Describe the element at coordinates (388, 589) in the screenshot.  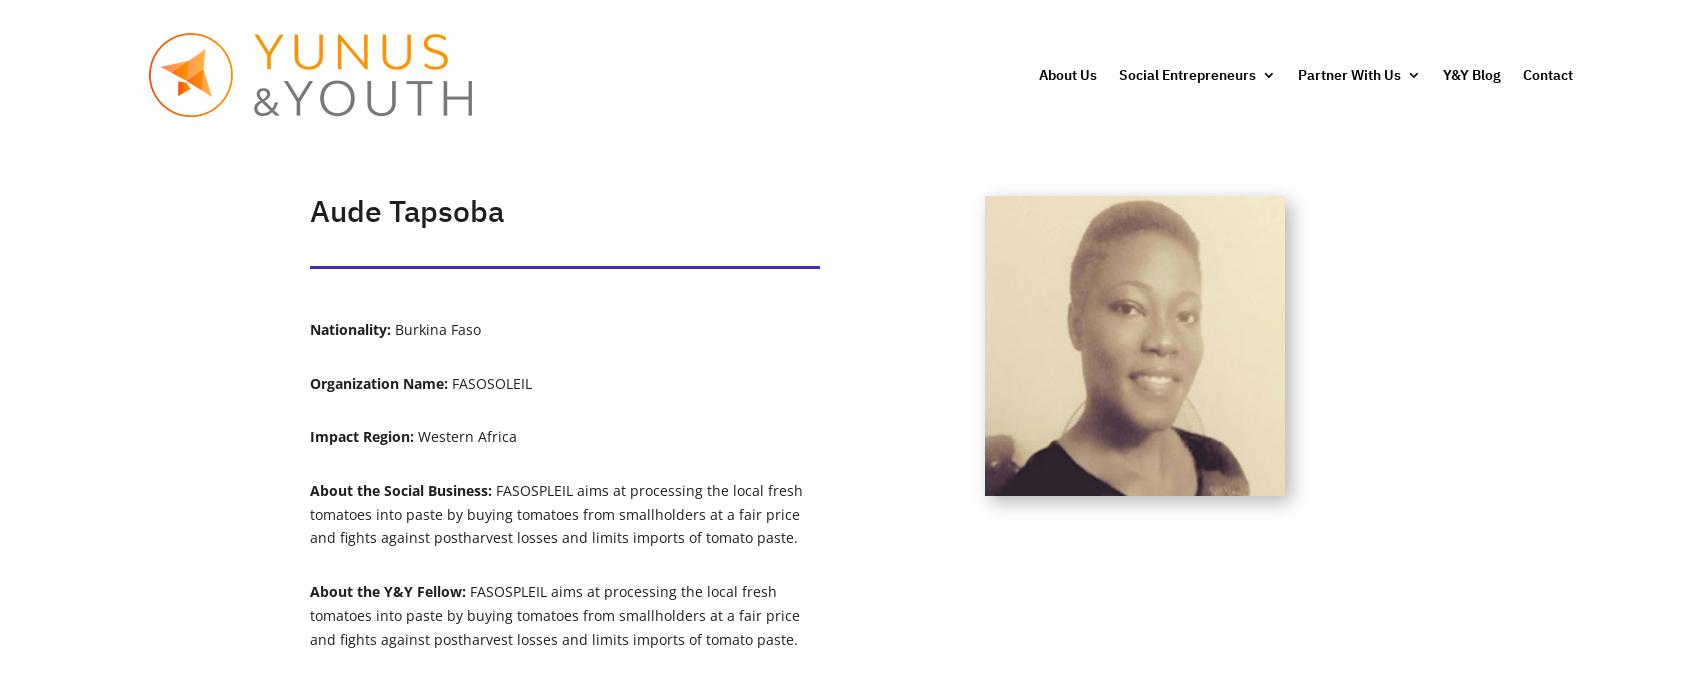
I see `'About the Y&Y Fellow:'` at that location.